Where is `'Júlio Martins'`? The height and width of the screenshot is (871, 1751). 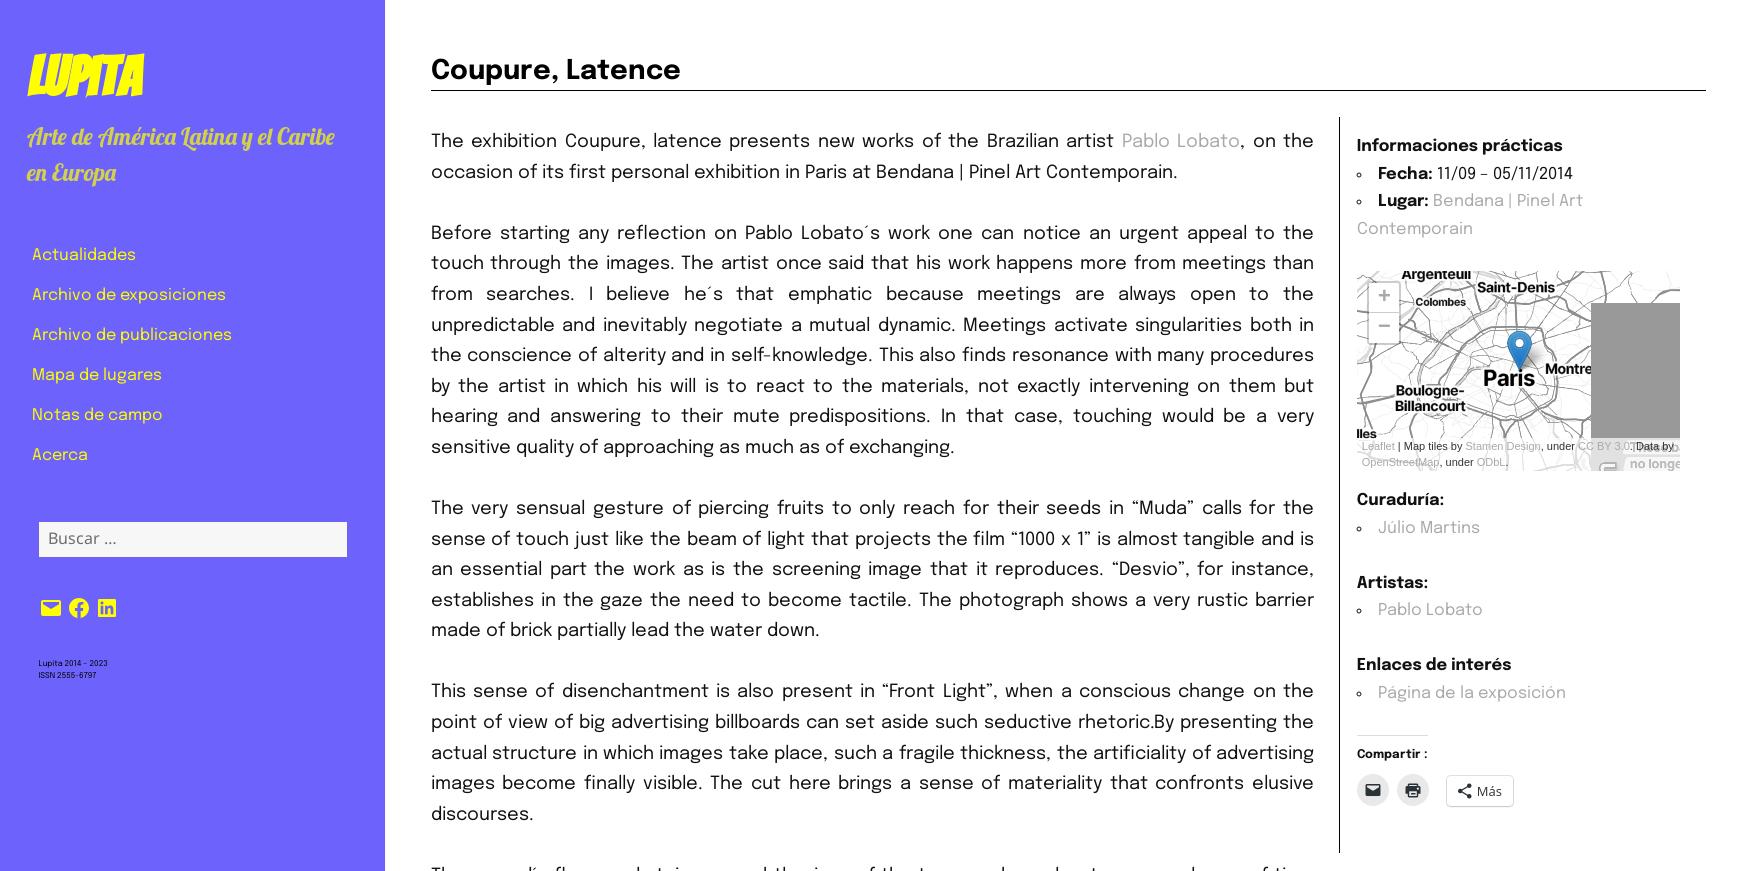
'Júlio Martins' is located at coordinates (1427, 527).